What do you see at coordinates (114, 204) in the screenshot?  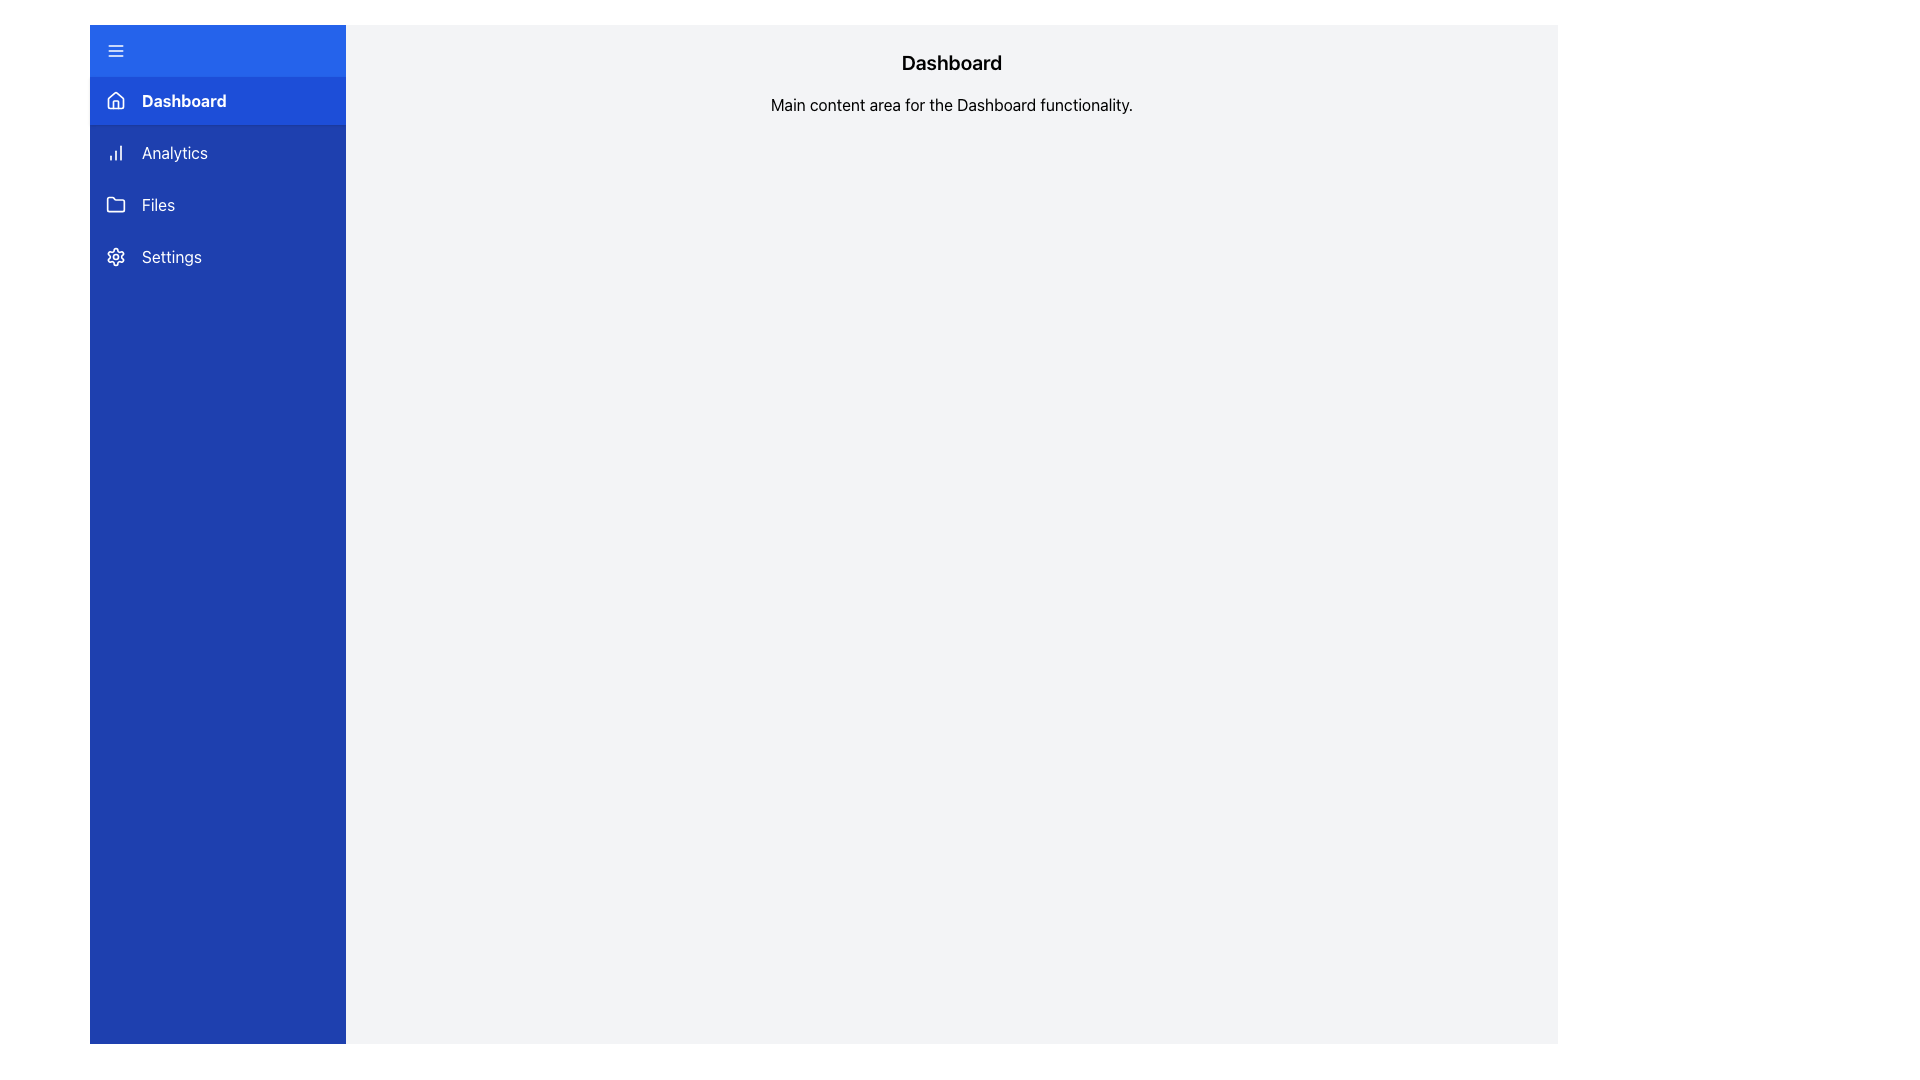 I see `the folder icon representing the 'Files' menu item, which is located in the left sidebar below 'Analytics' and above 'Settings'` at bounding box center [114, 204].